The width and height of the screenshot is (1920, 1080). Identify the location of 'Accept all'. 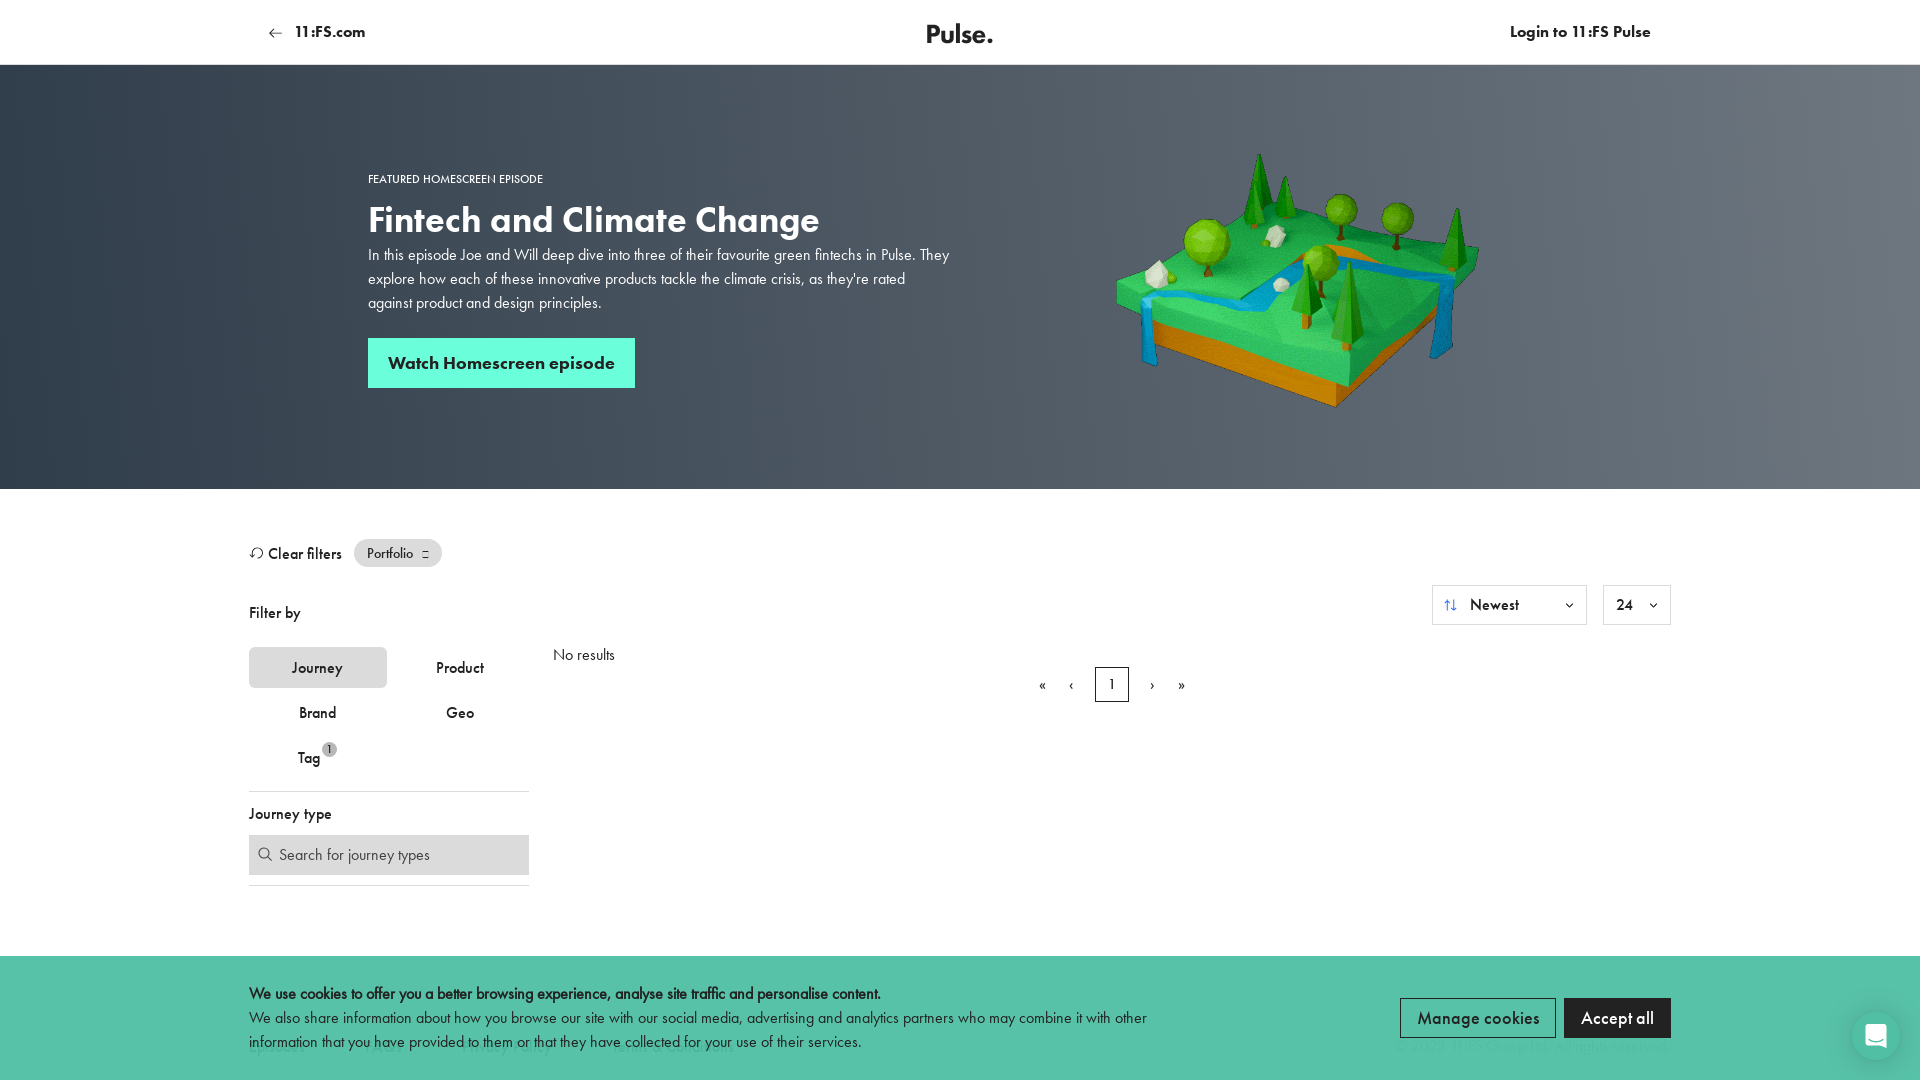
(1617, 1018).